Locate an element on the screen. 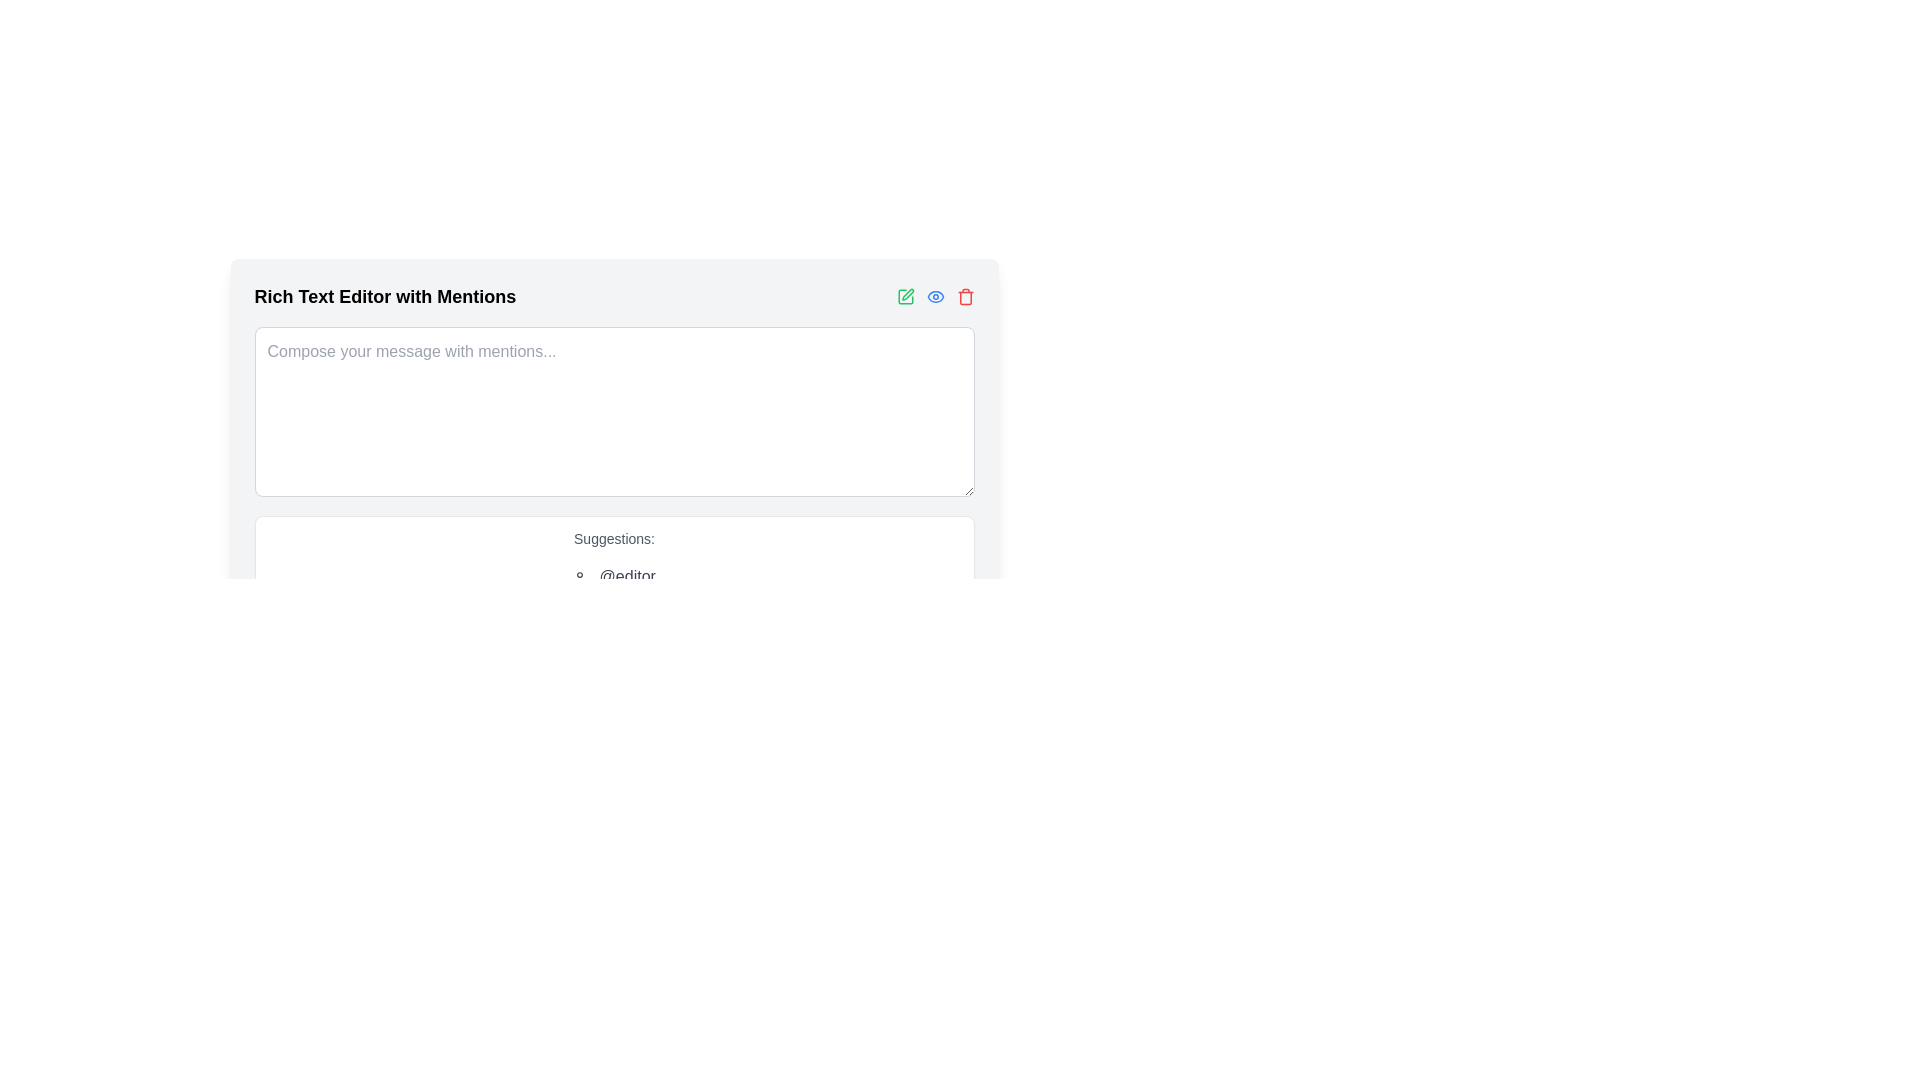  the green pencil button in the top-right corner of the text editor is located at coordinates (904, 297).